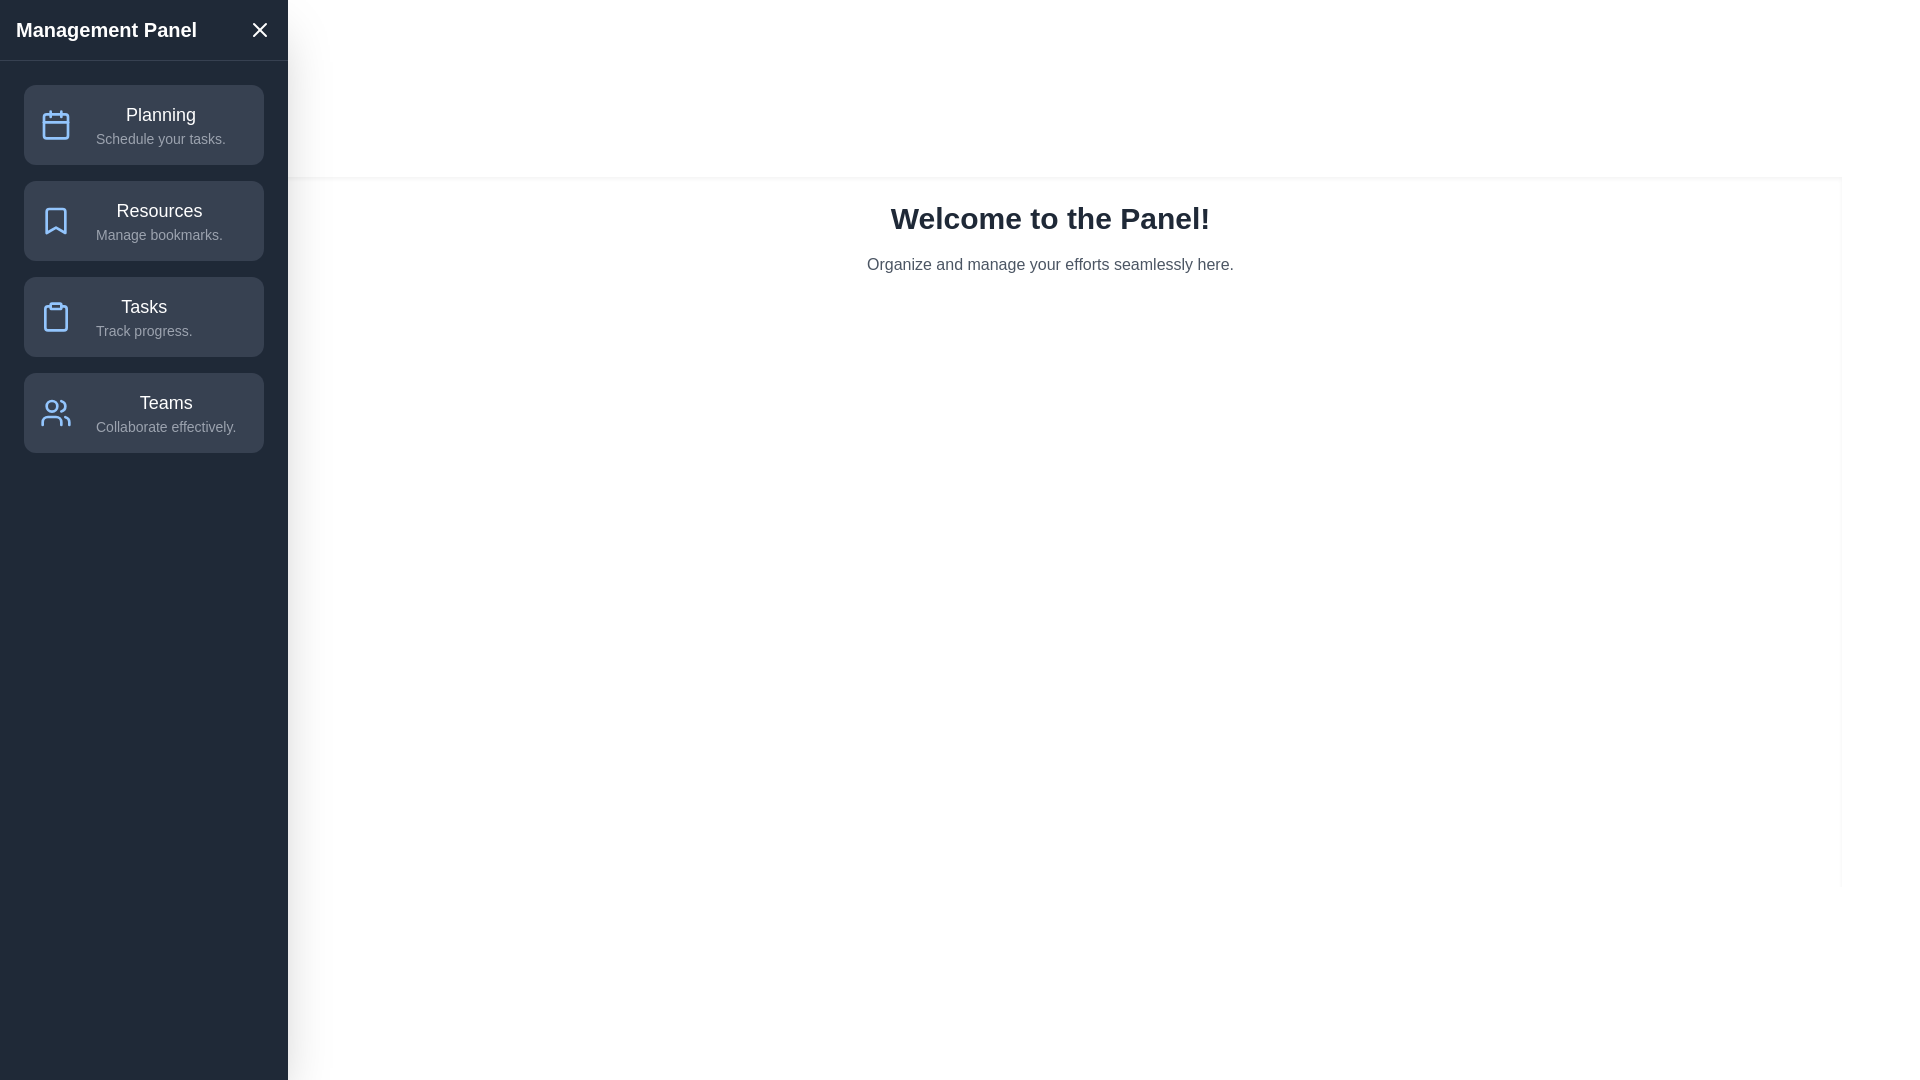  Describe the element at coordinates (143, 411) in the screenshot. I see `the menu item Teams to observe its hover effect` at that location.